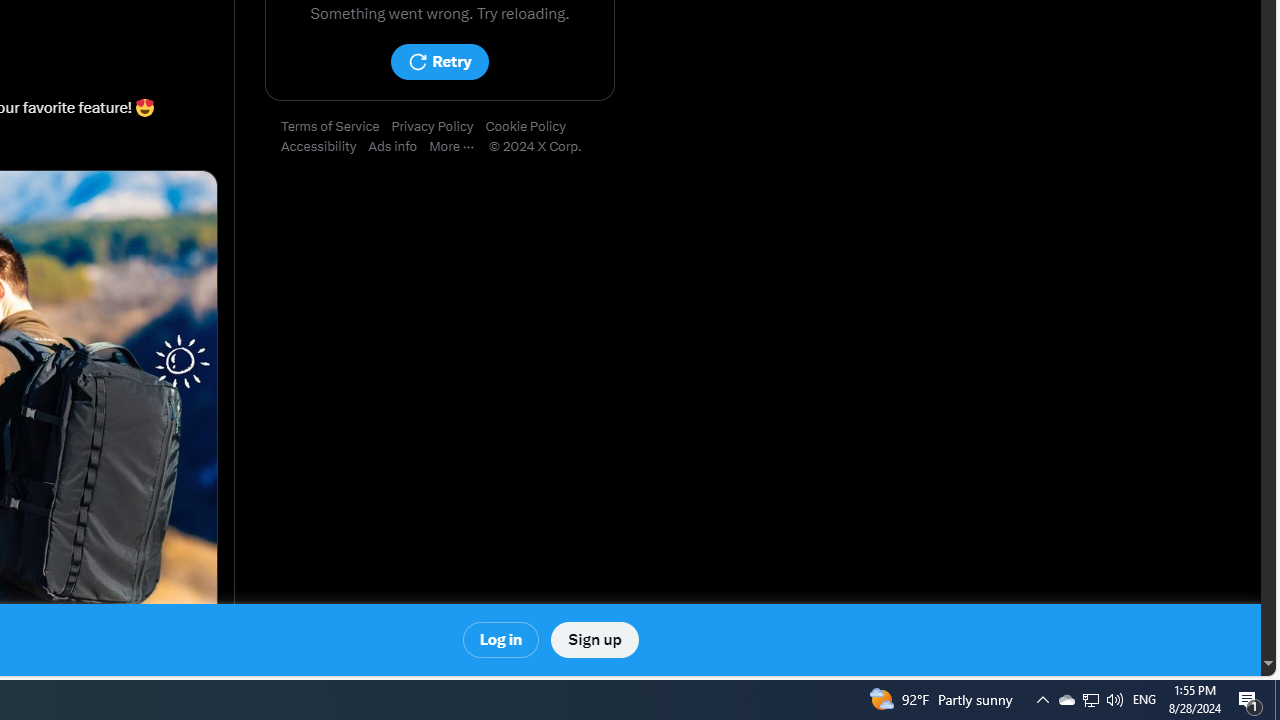 The width and height of the screenshot is (1280, 720). What do you see at coordinates (325, 146) in the screenshot?
I see `'Accessibility'` at bounding box center [325, 146].